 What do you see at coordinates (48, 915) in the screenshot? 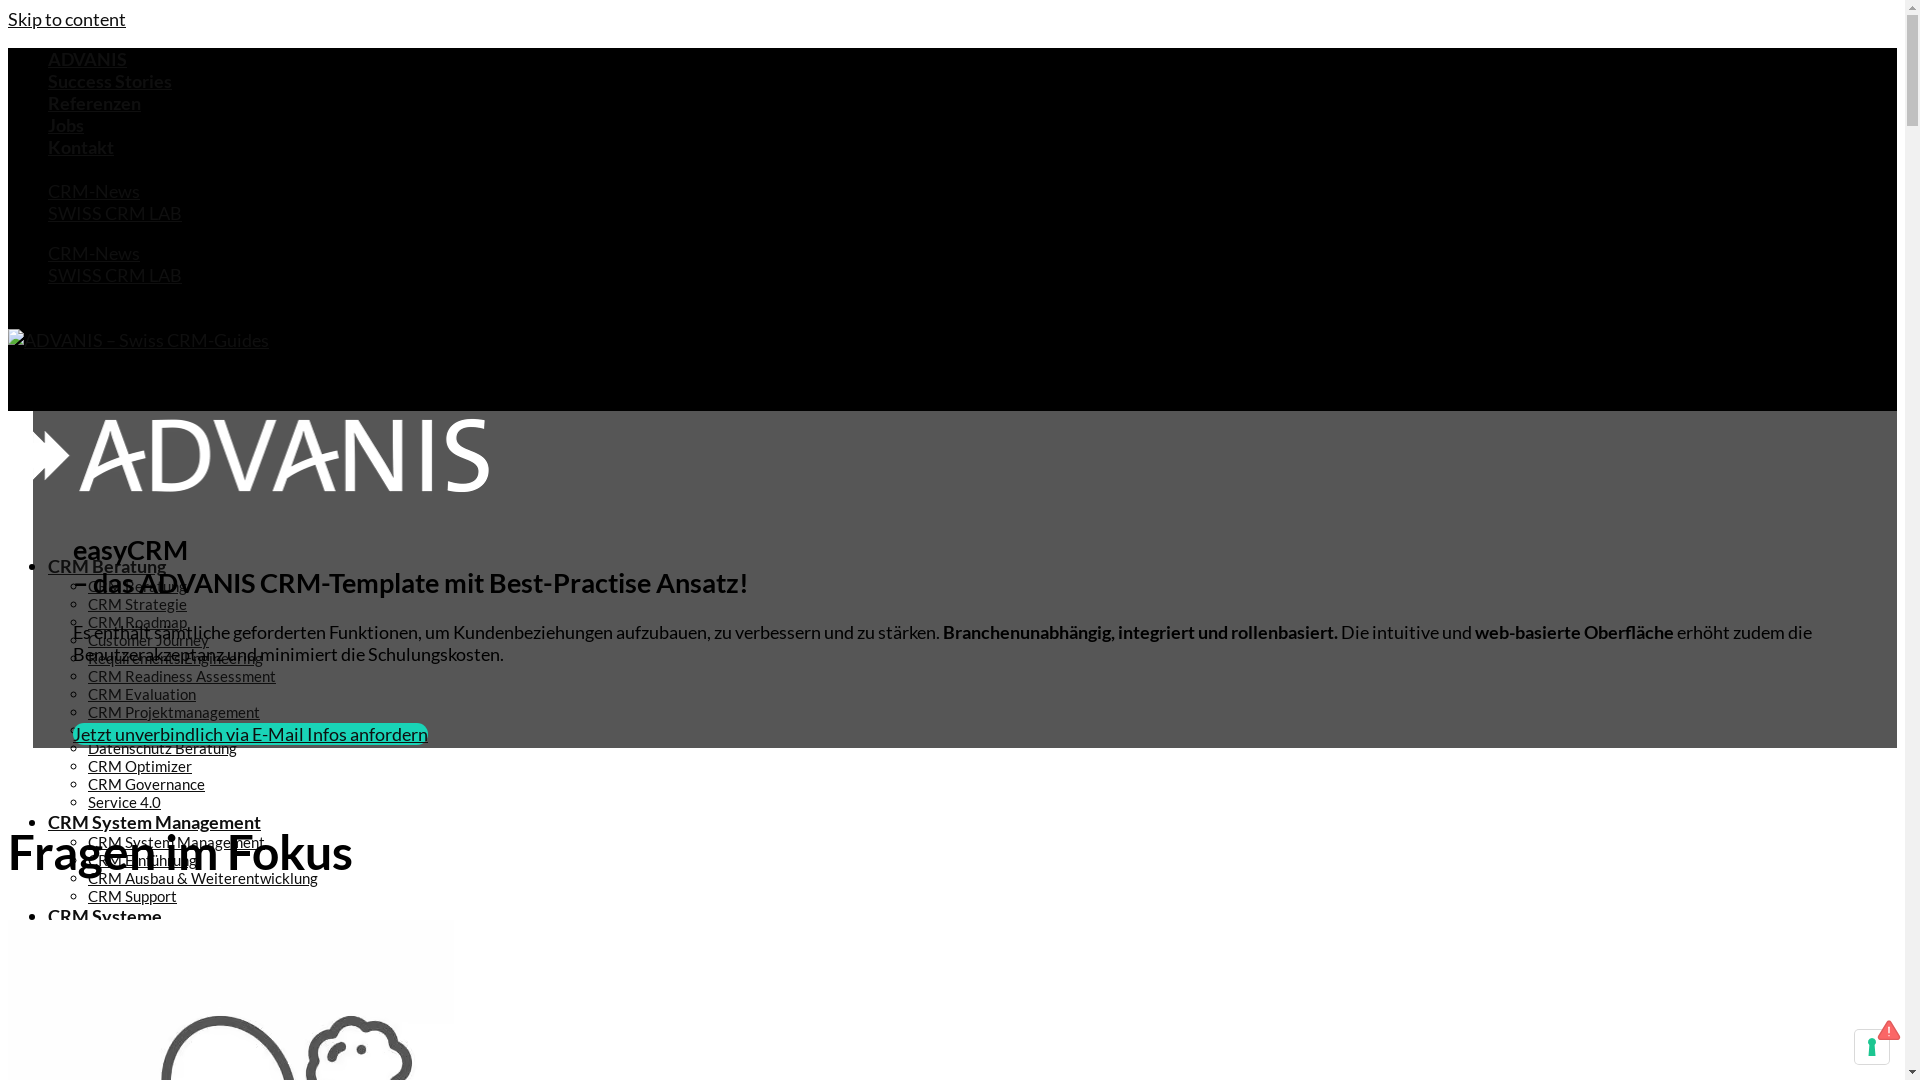
I see `'CRM Systeme'` at bounding box center [48, 915].